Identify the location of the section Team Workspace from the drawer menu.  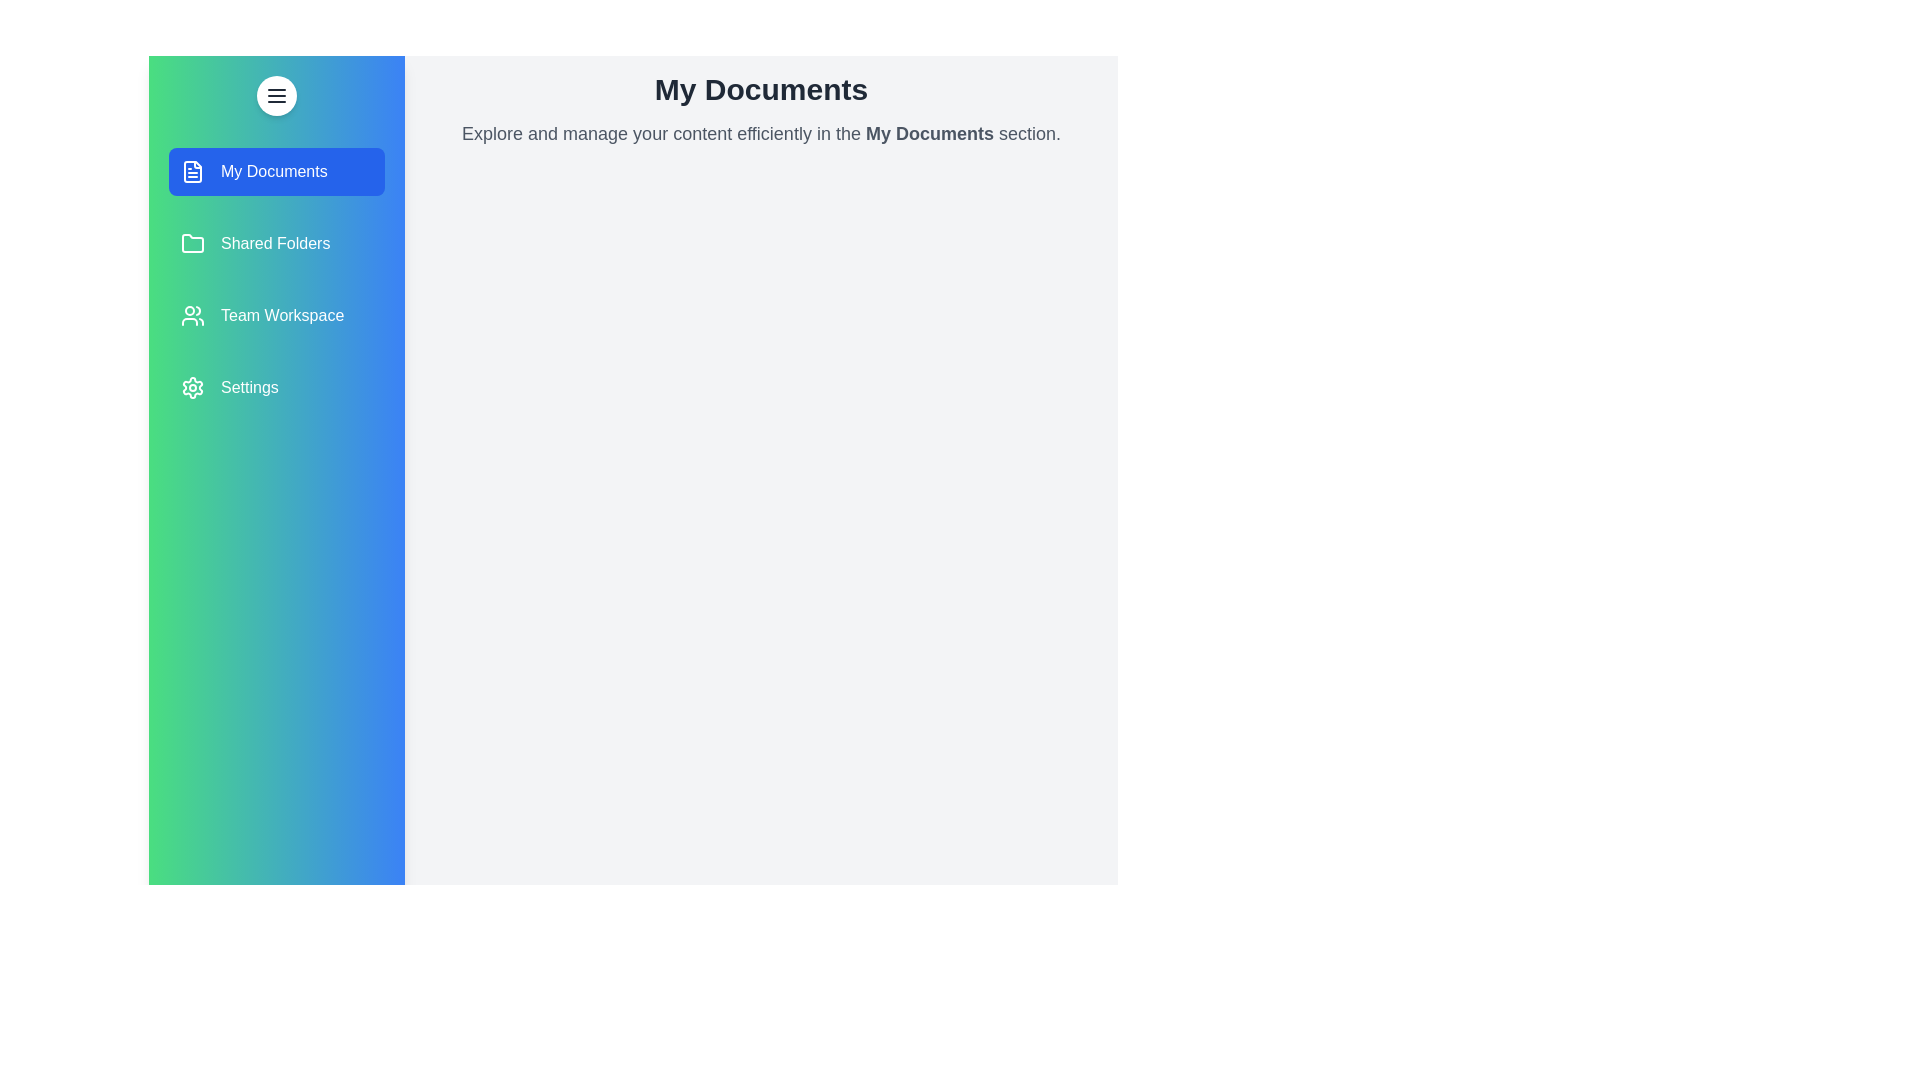
(276, 315).